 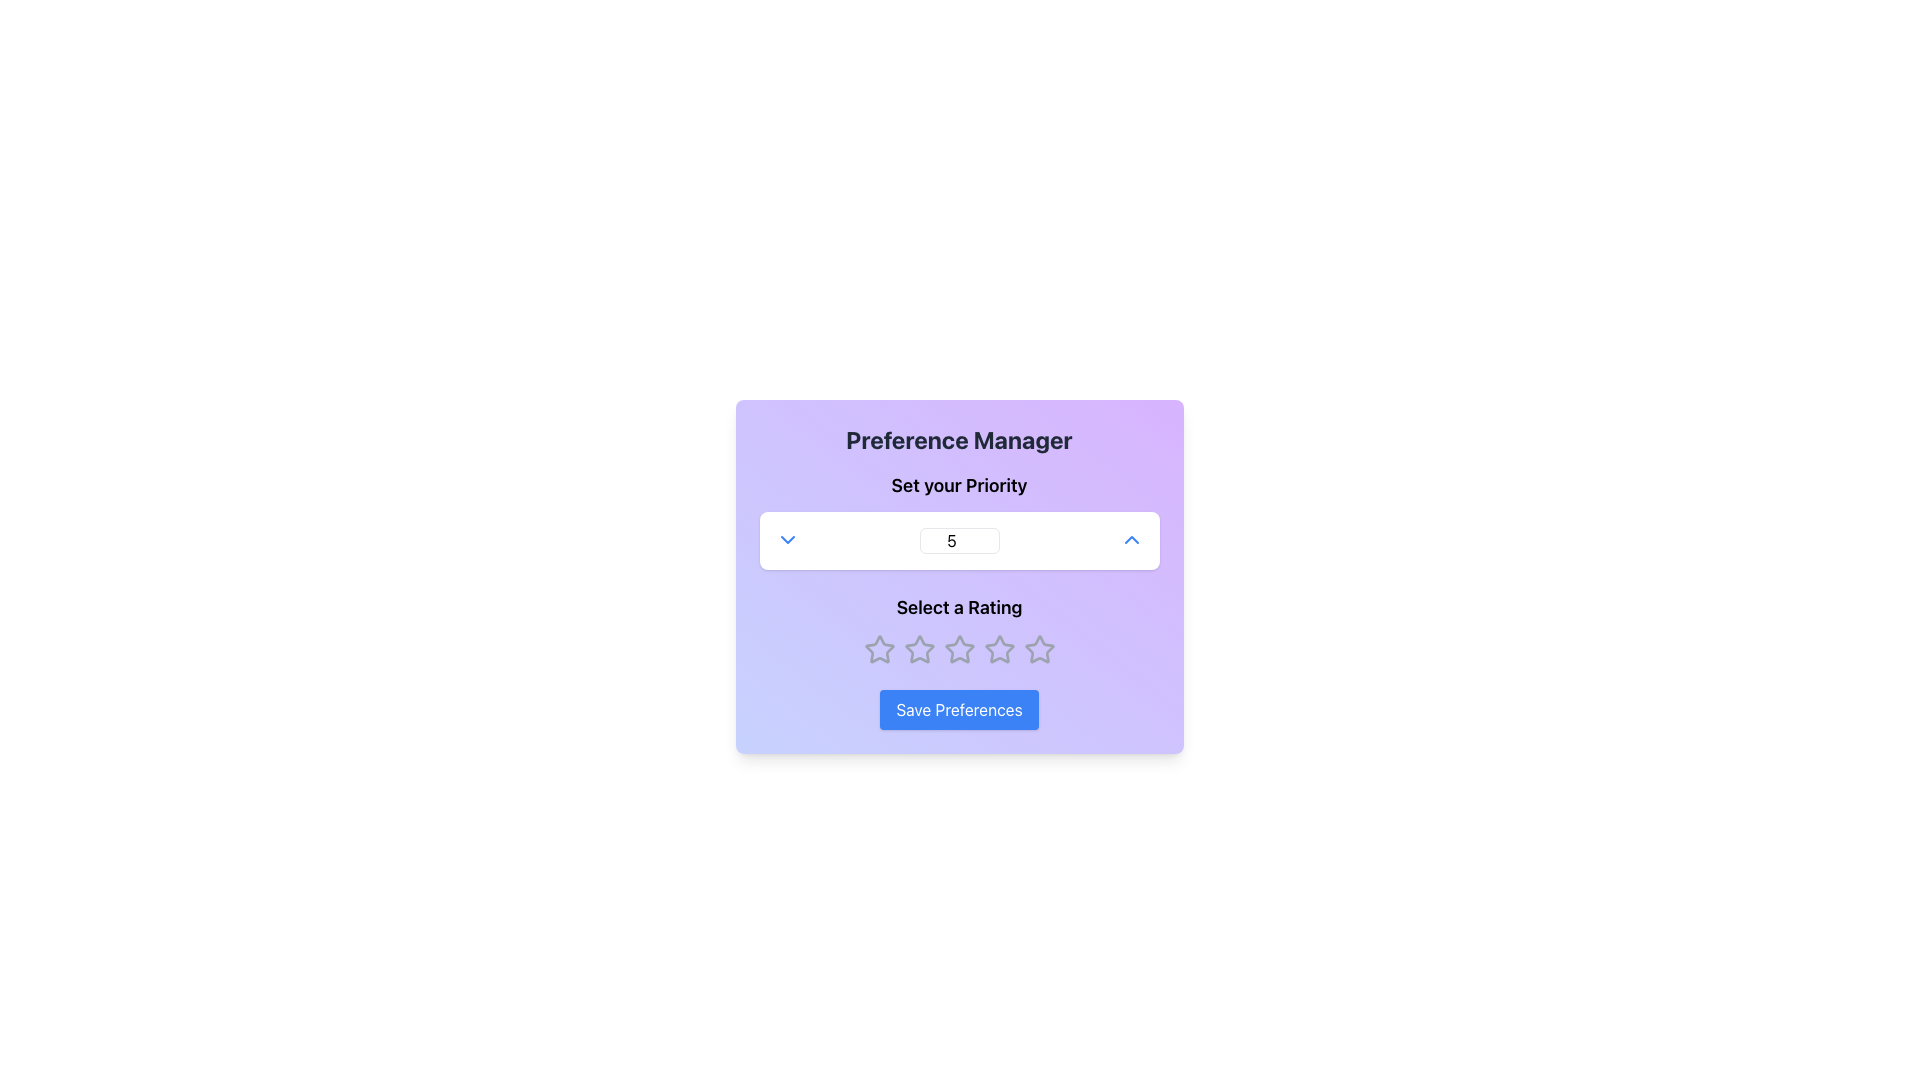 What do you see at coordinates (958, 649) in the screenshot?
I see `the third star-shaped Rating Icon below the 'Select a Rating' text to show the context menu` at bounding box center [958, 649].